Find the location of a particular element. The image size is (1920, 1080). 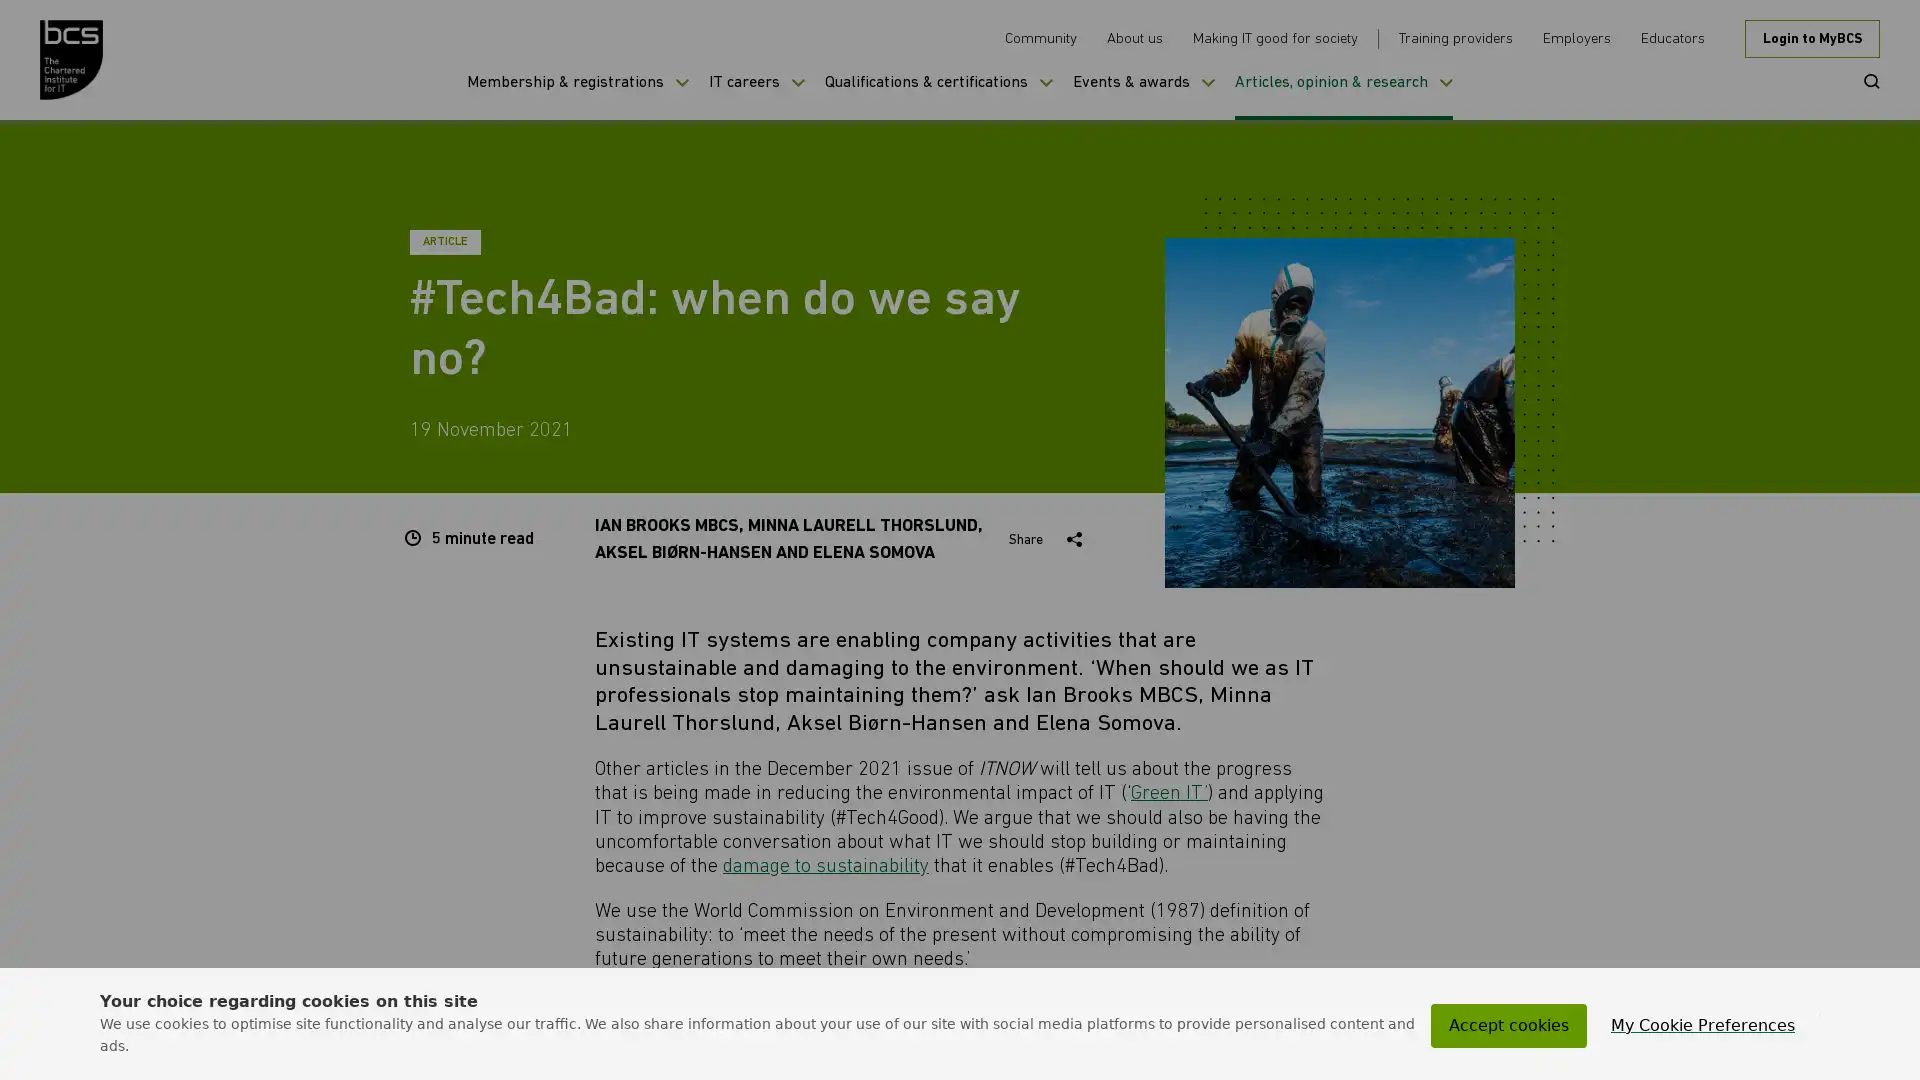

Share is located at coordinates (1048, 540).